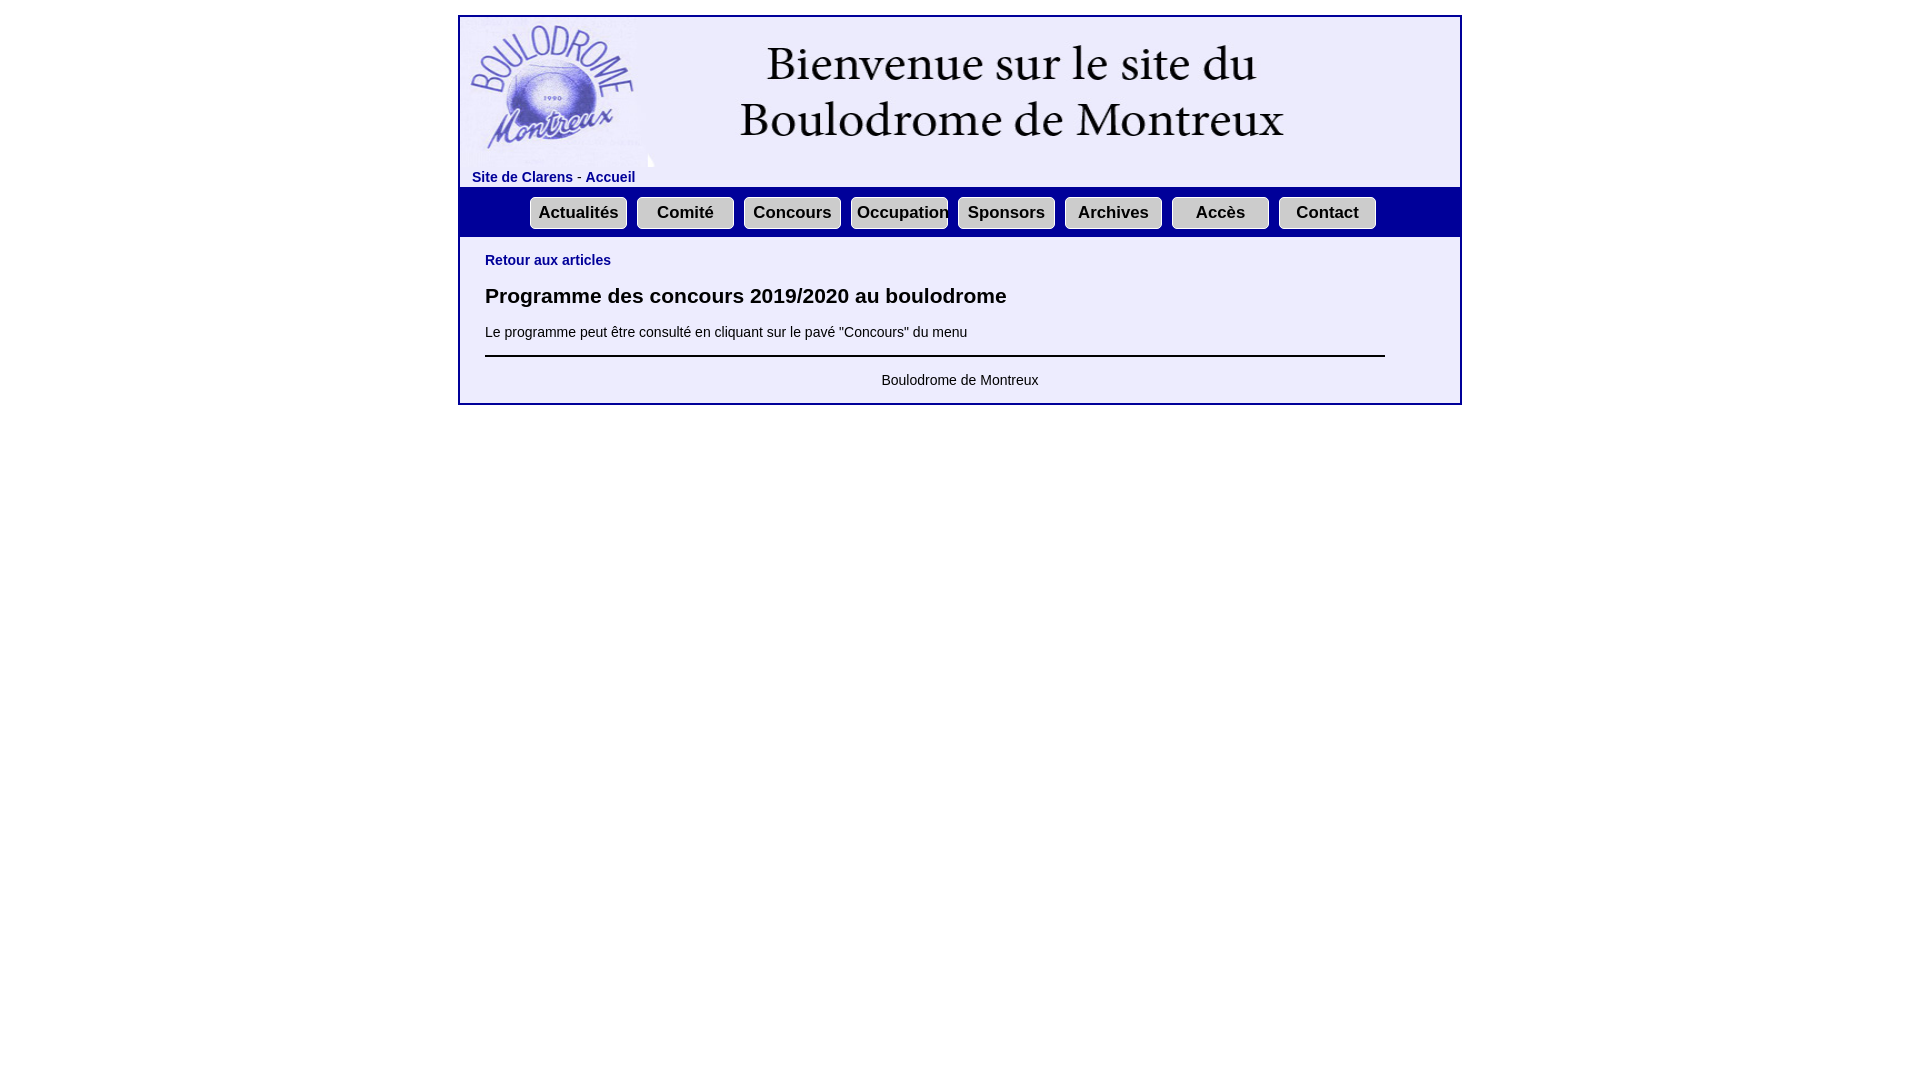 The image size is (1920, 1080). Describe the element at coordinates (1112, 212) in the screenshot. I see `'Archives'` at that location.